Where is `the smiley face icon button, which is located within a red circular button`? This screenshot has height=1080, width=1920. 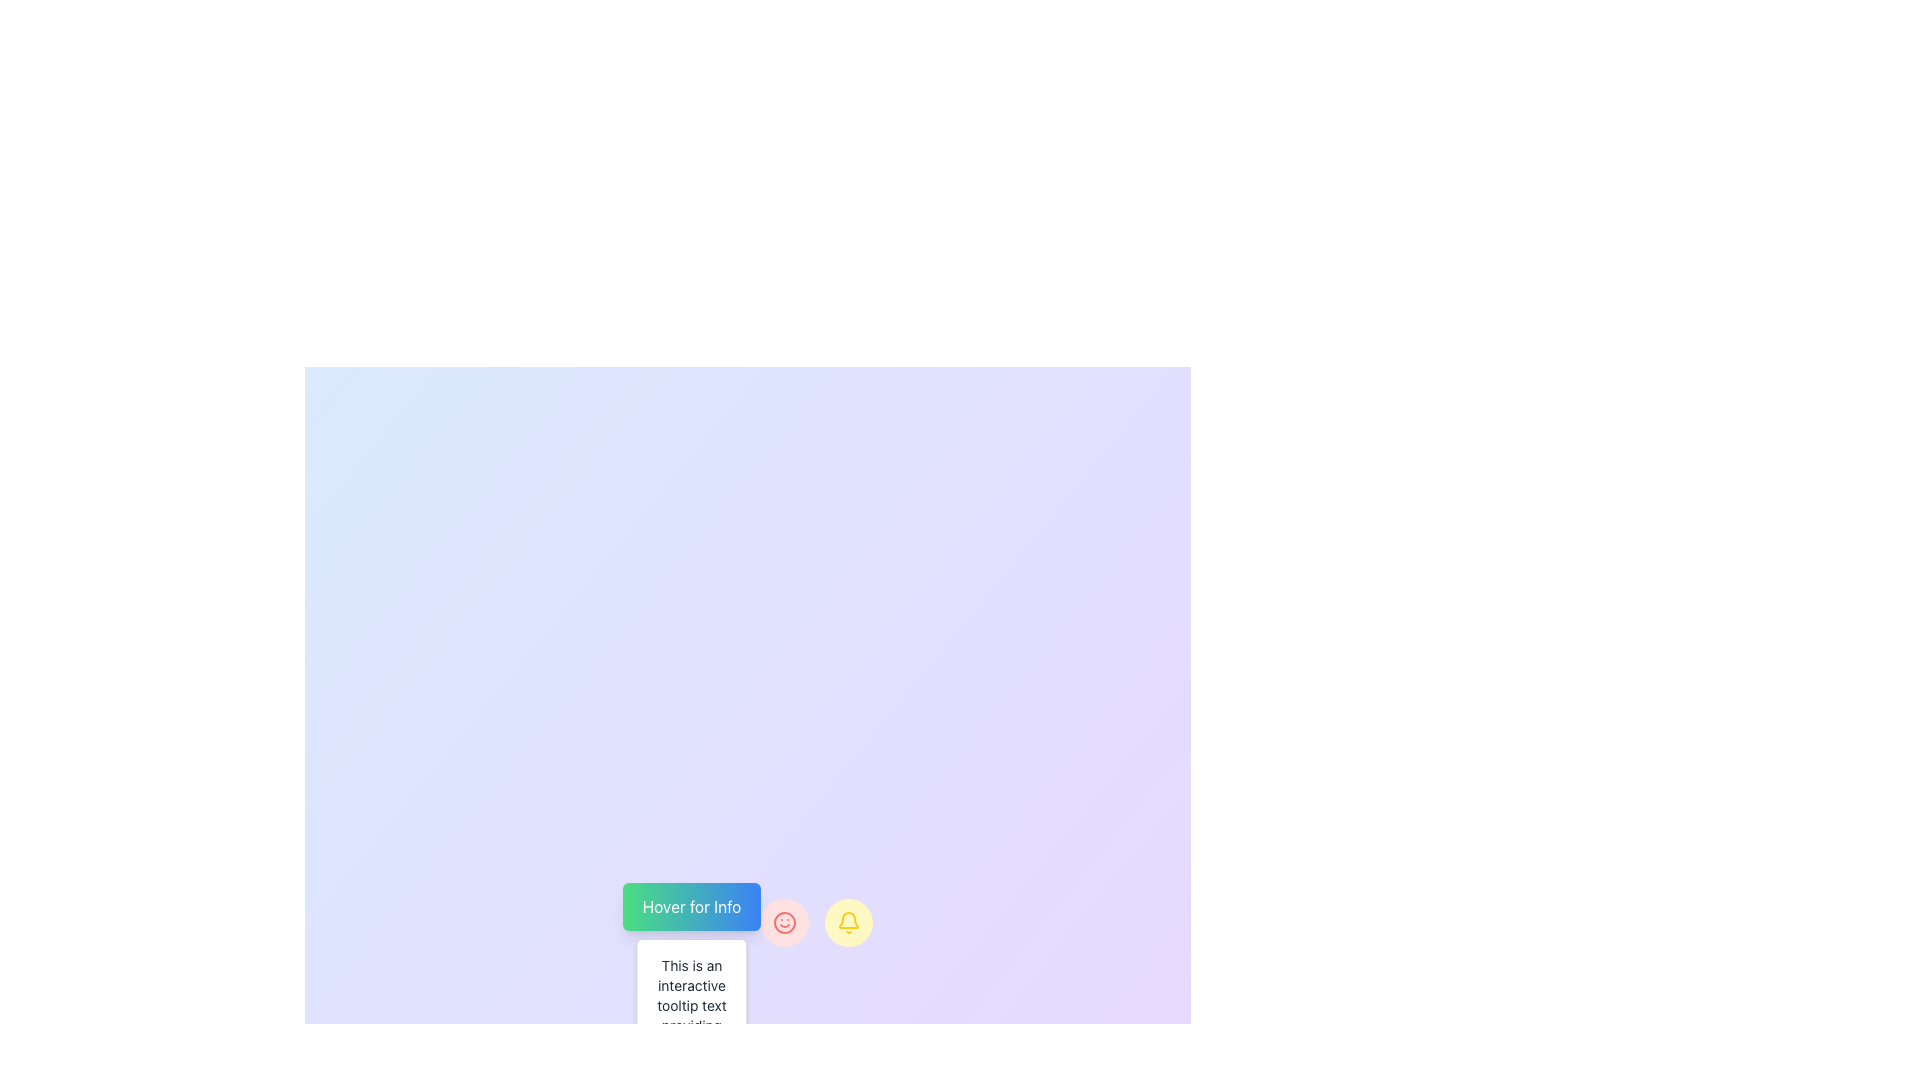 the smiley face icon button, which is located within a red circular button is located at coordinates (784, 922).